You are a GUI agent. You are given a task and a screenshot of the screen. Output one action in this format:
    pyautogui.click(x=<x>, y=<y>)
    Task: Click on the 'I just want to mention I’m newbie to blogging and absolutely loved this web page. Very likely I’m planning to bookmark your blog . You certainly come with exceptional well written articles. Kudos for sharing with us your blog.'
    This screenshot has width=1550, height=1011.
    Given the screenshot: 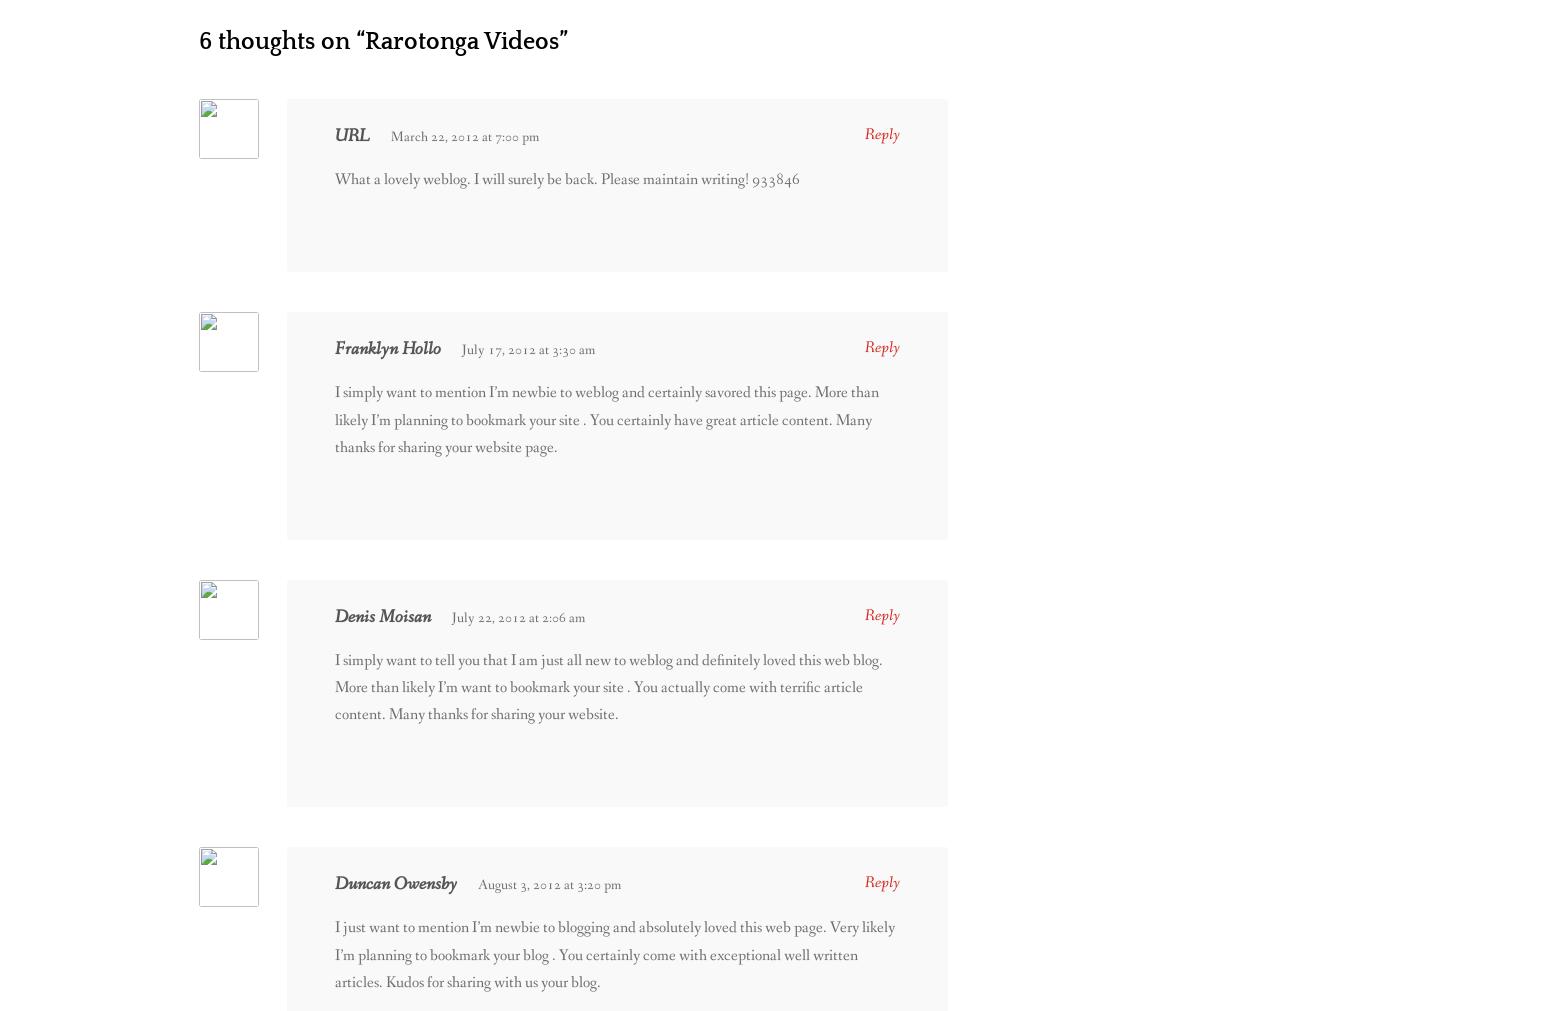 What is the action you would take?
    pyautogui.click(x=615, y=954)
    